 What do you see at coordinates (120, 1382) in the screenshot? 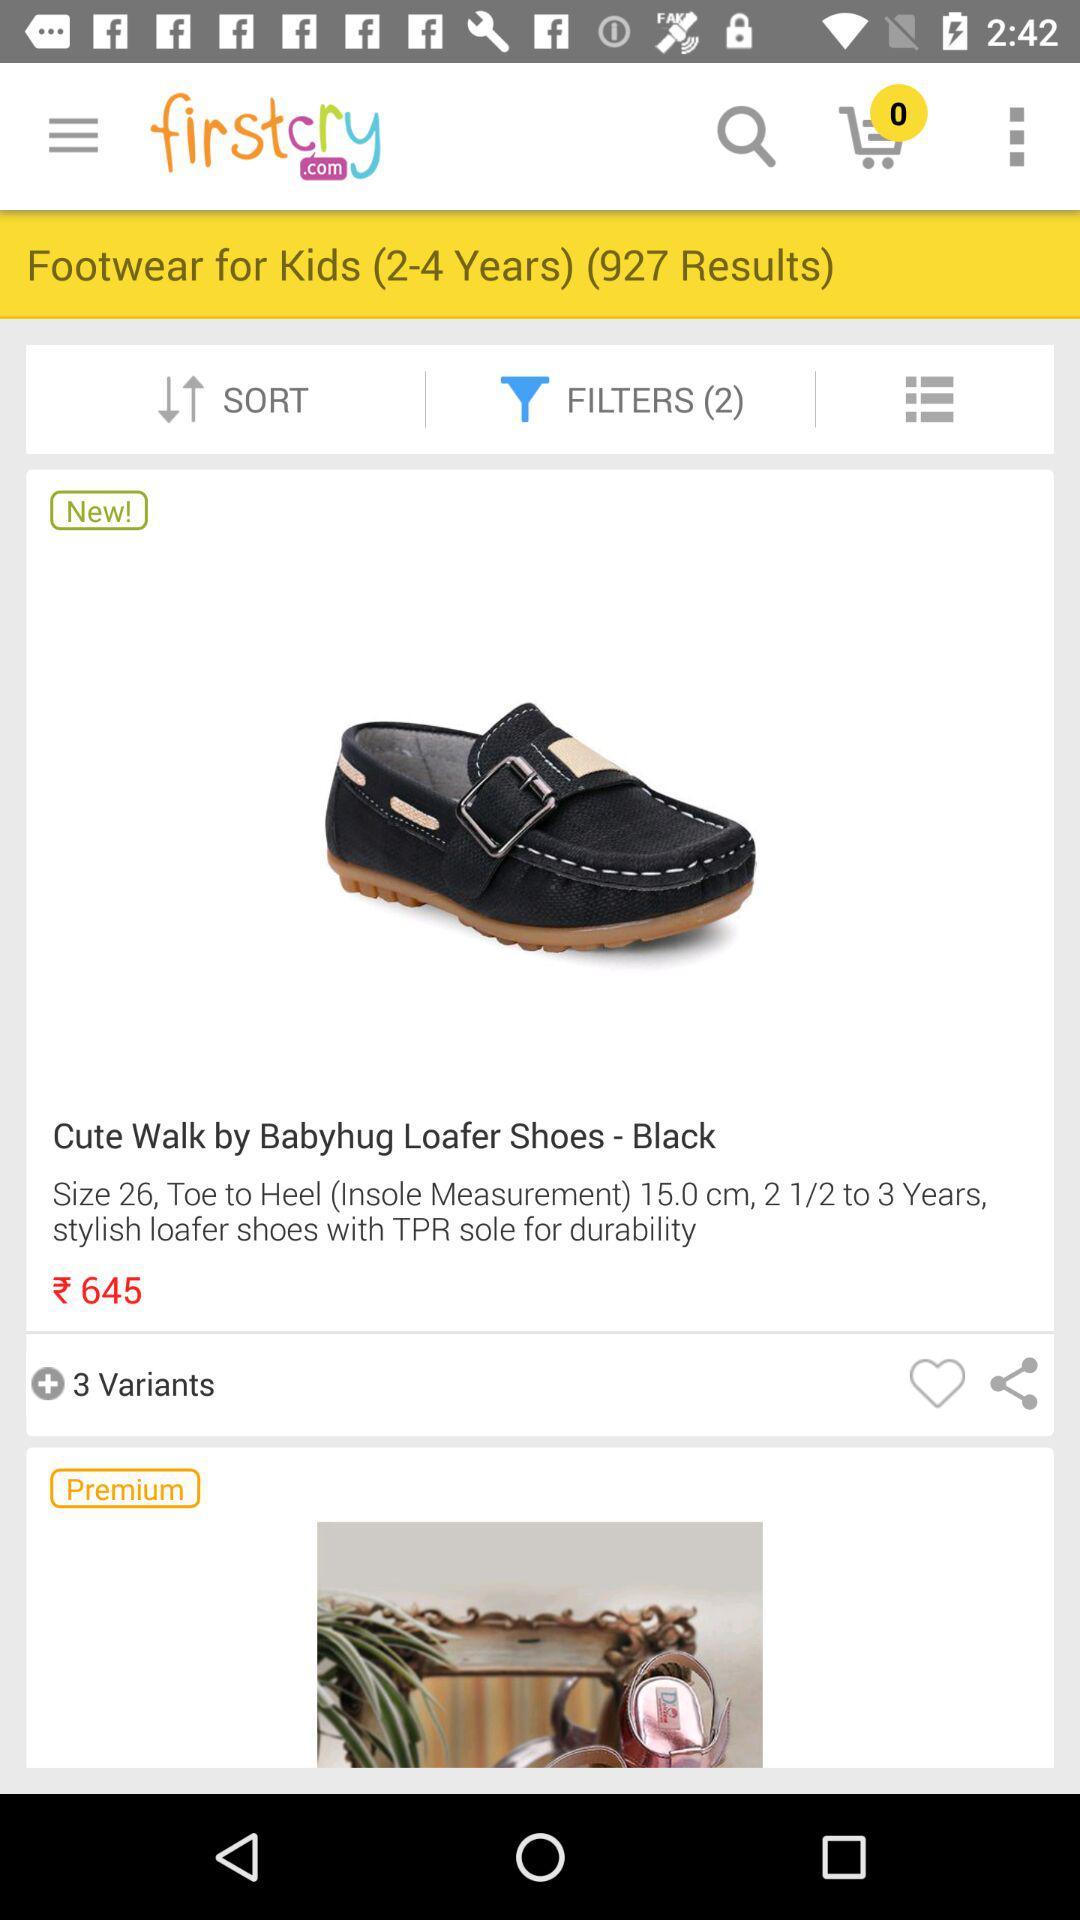
I see `the 3 variants icon` at bounding box center [120, 1382].